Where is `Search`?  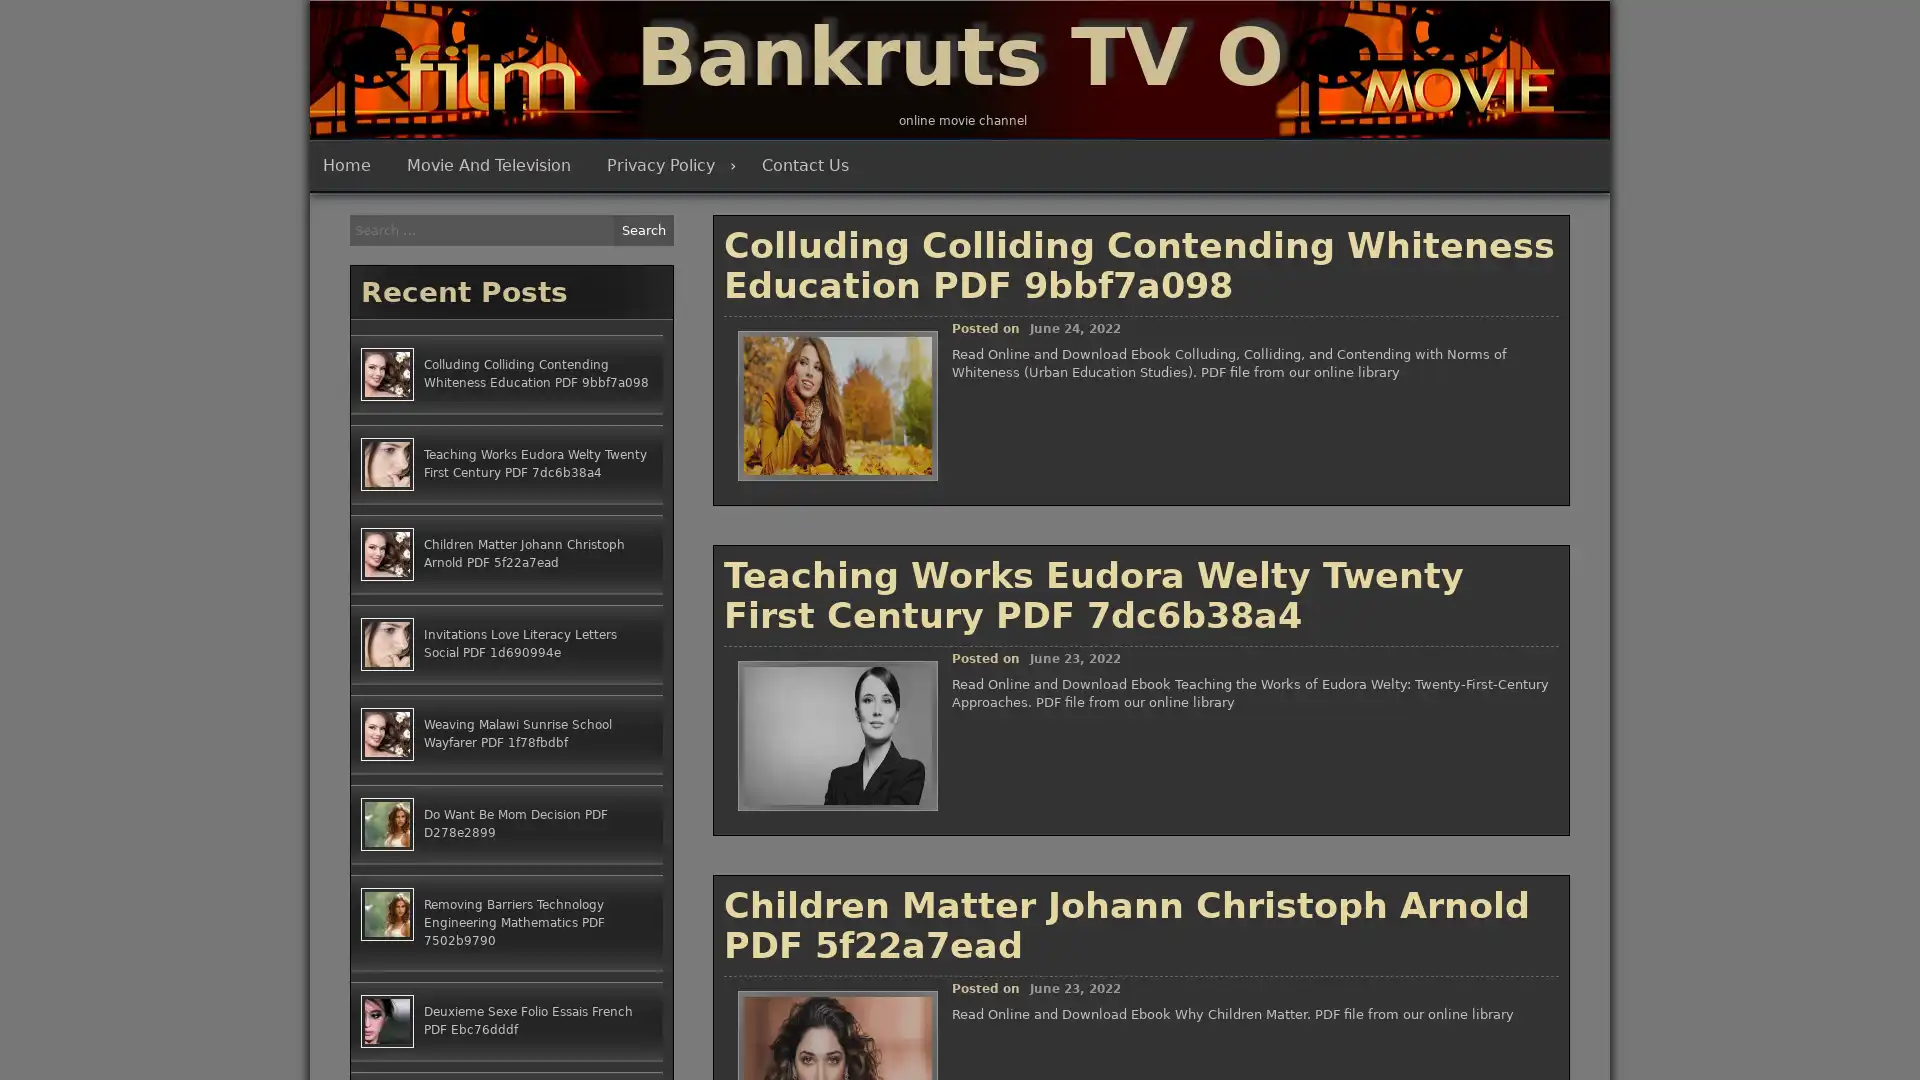
Search is located at coordinates (643, 229).